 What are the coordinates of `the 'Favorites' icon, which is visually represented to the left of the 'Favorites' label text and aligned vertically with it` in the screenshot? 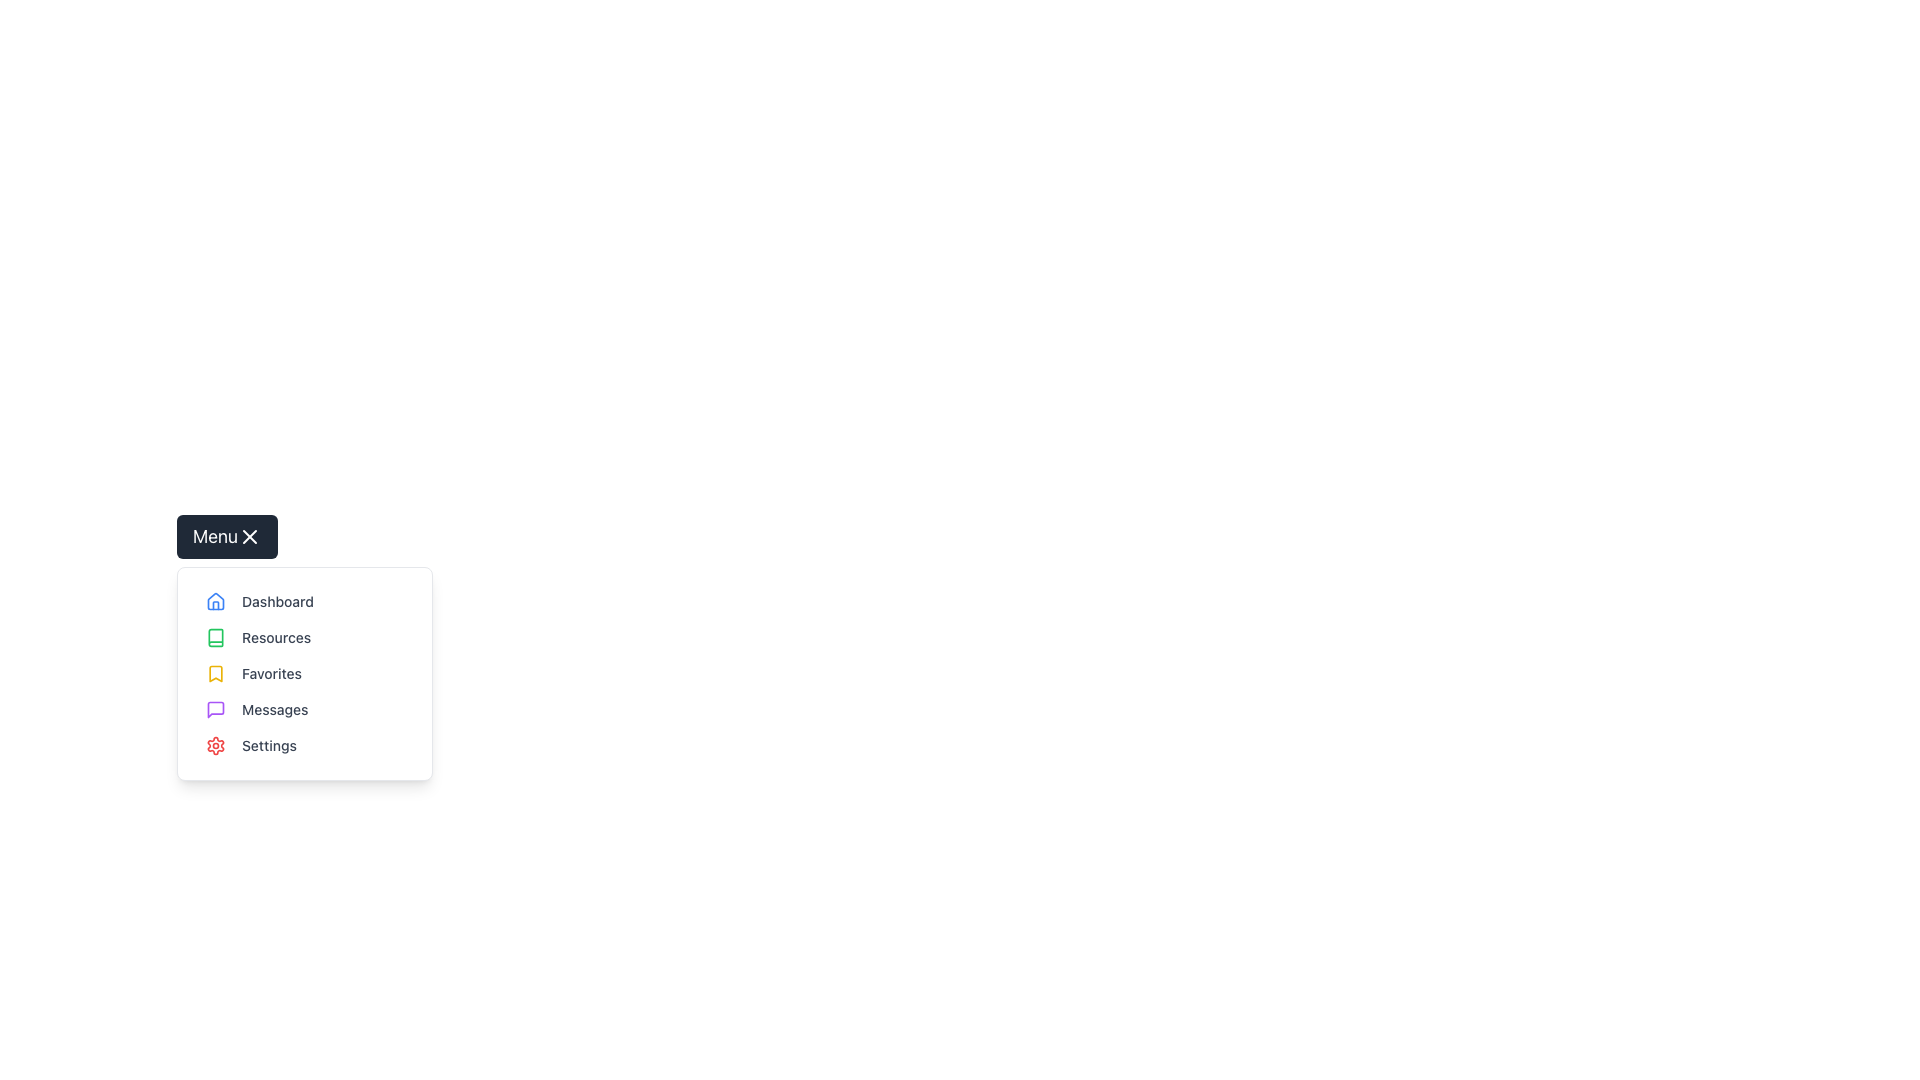 It's located at (216, 674).